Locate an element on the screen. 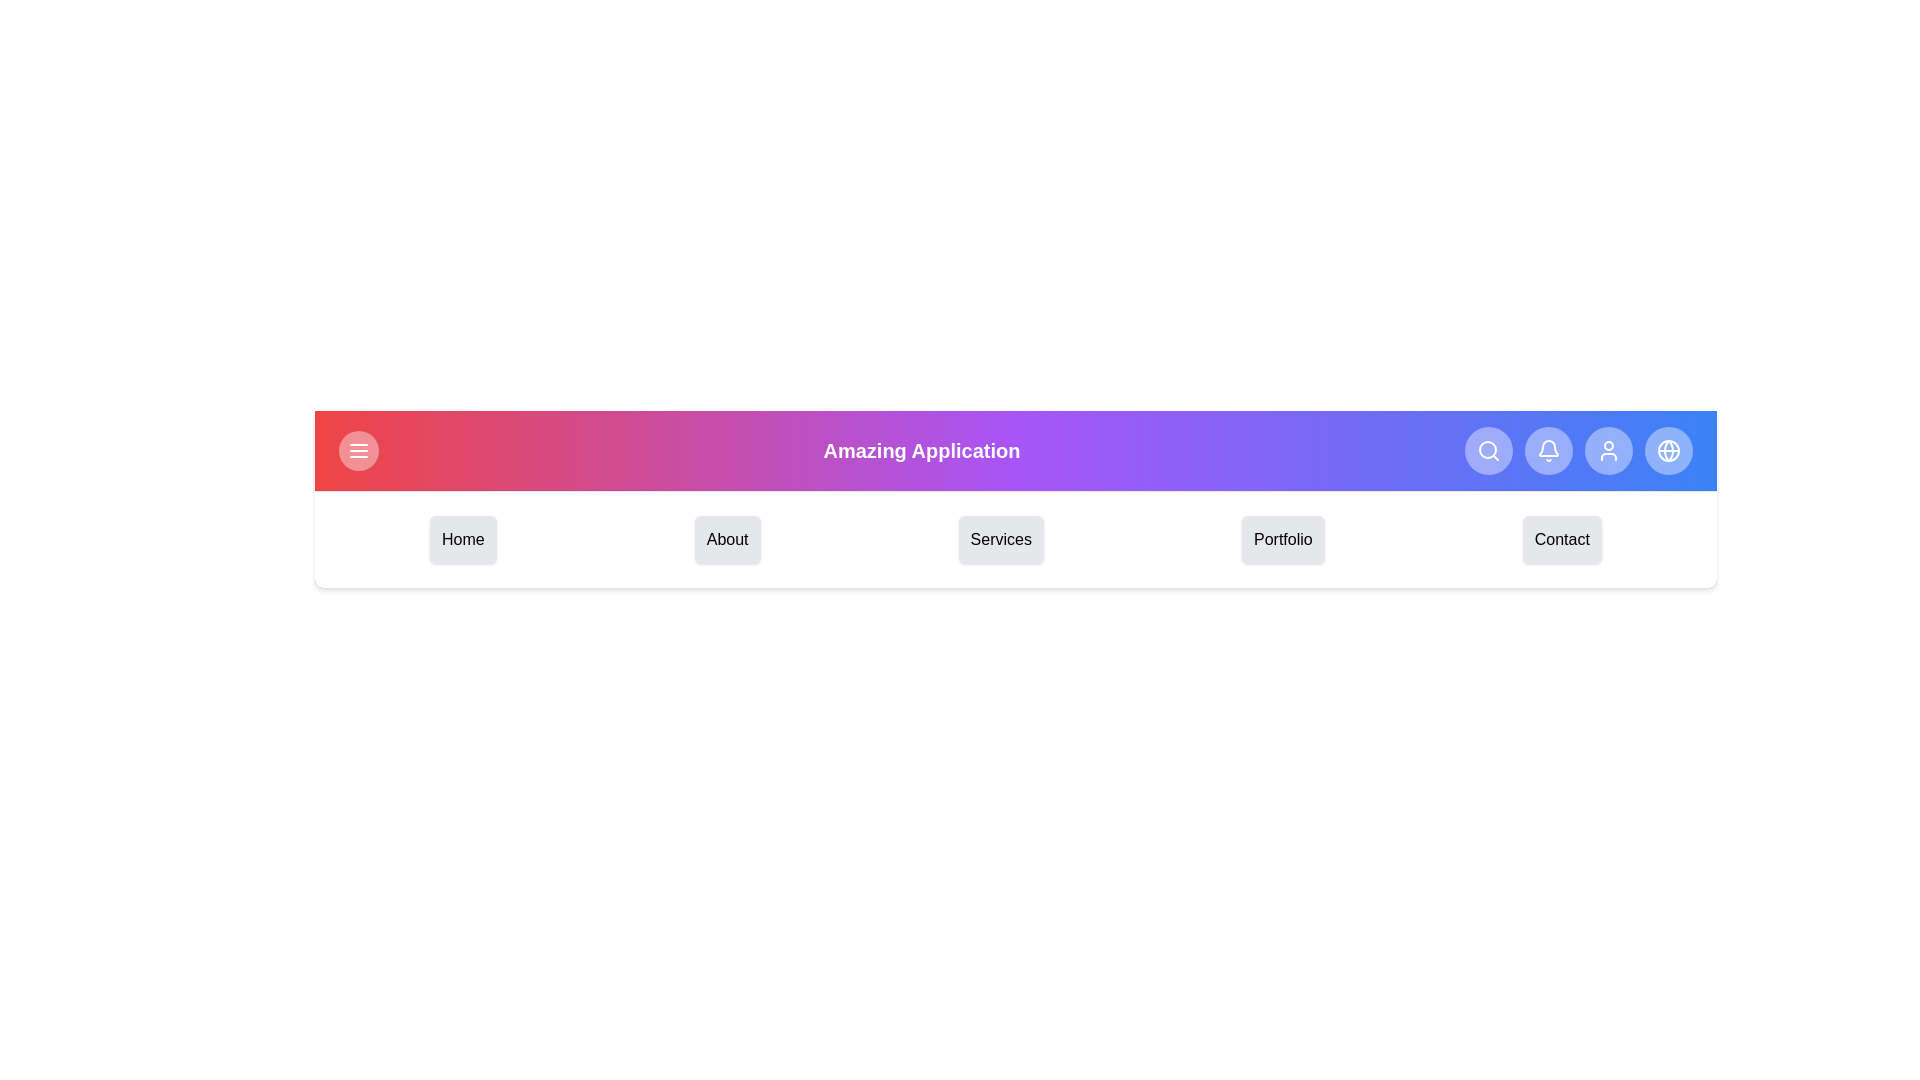 The image size is (1920, 1080). the Bell navigation button is located at coordinates (1548, 451).